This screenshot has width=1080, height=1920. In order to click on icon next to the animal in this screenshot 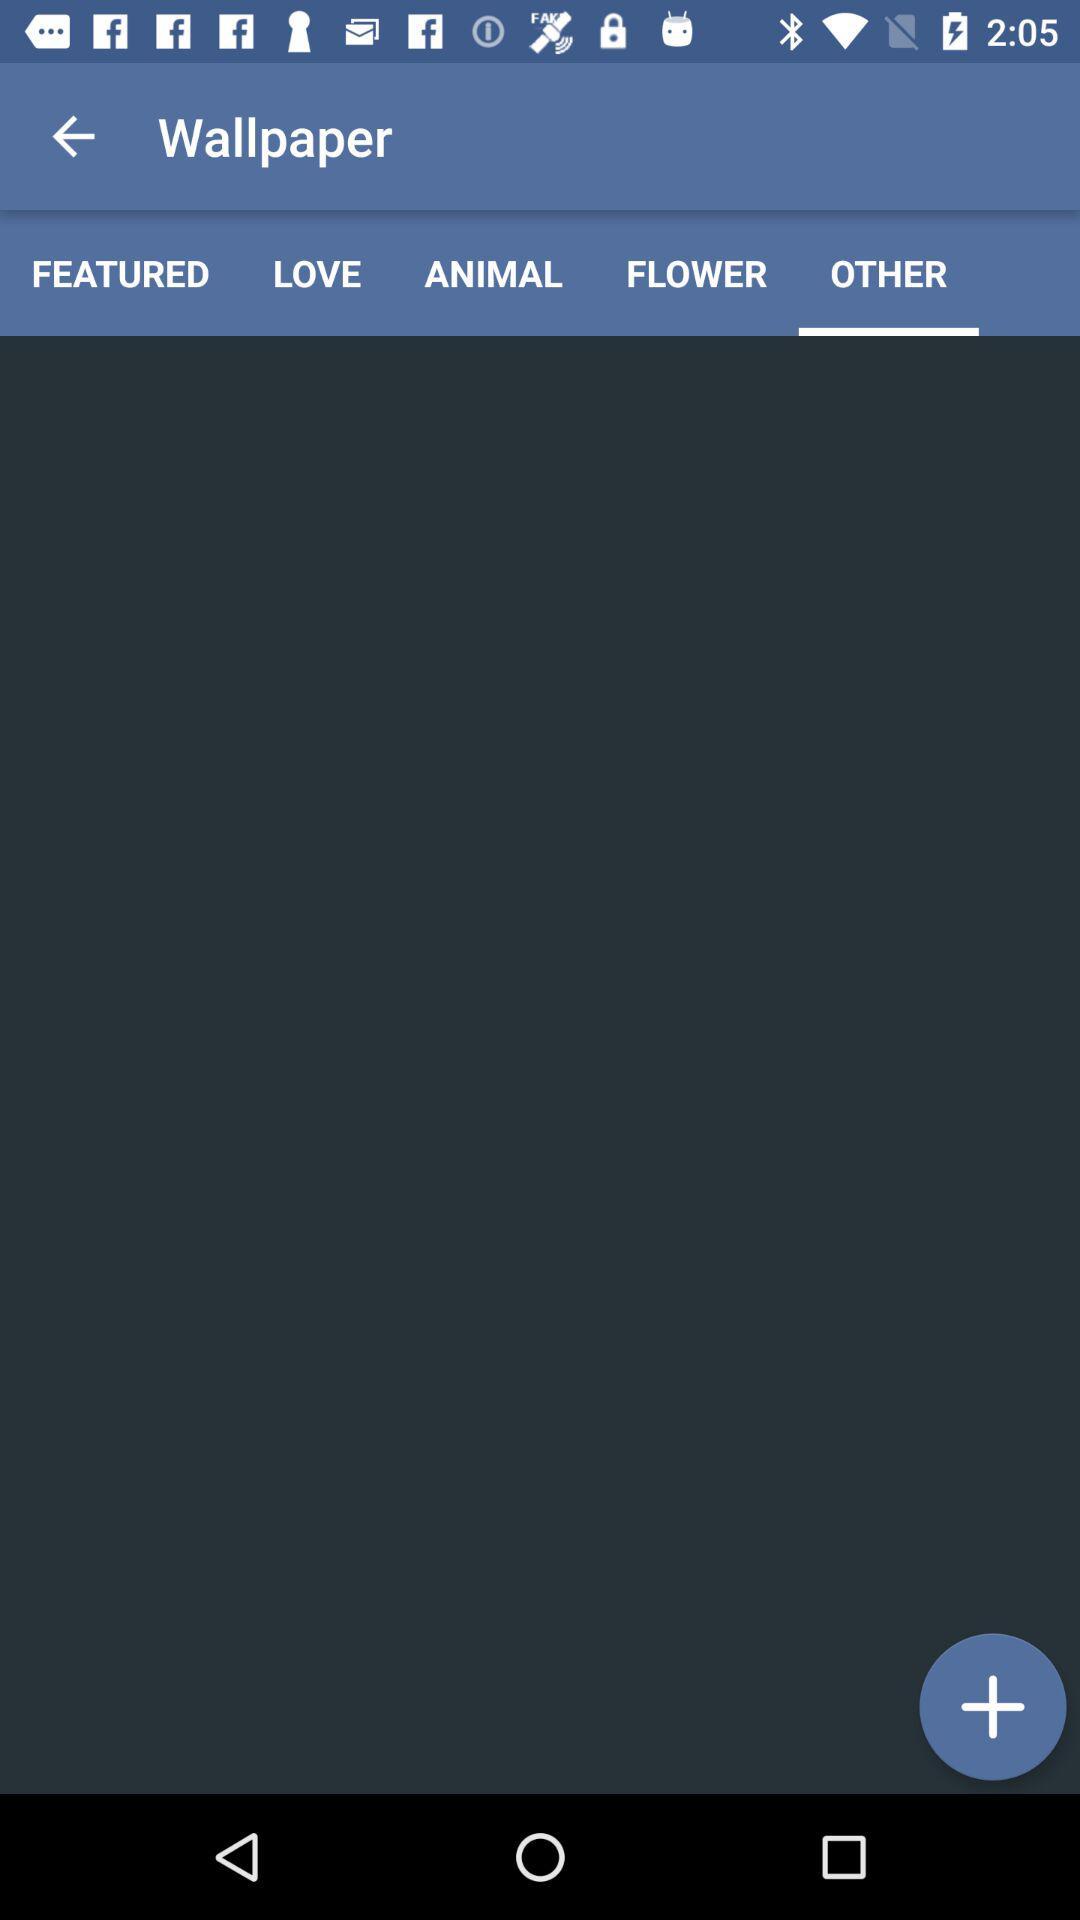, I will do `click(316, 272)`.